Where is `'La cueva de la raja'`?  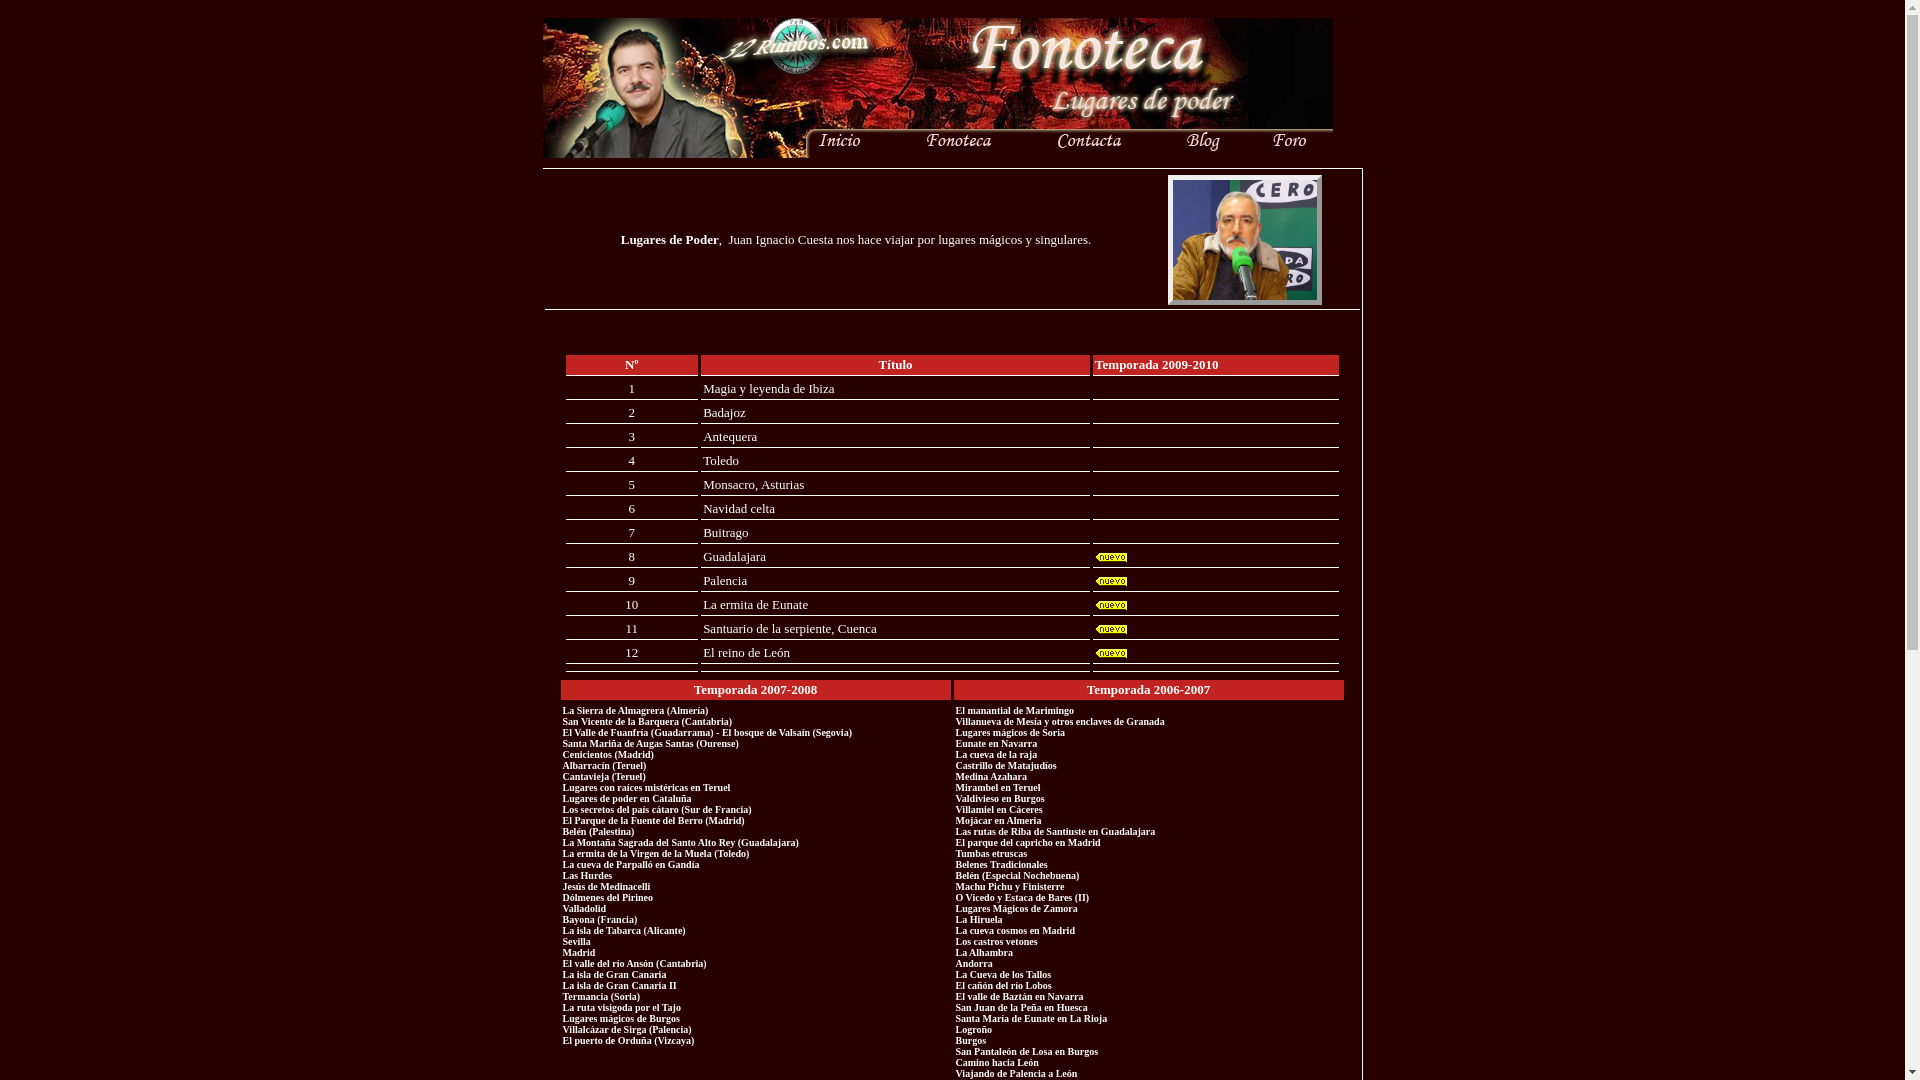
'La cueva de la raja' is located at coordinates (997, 754).